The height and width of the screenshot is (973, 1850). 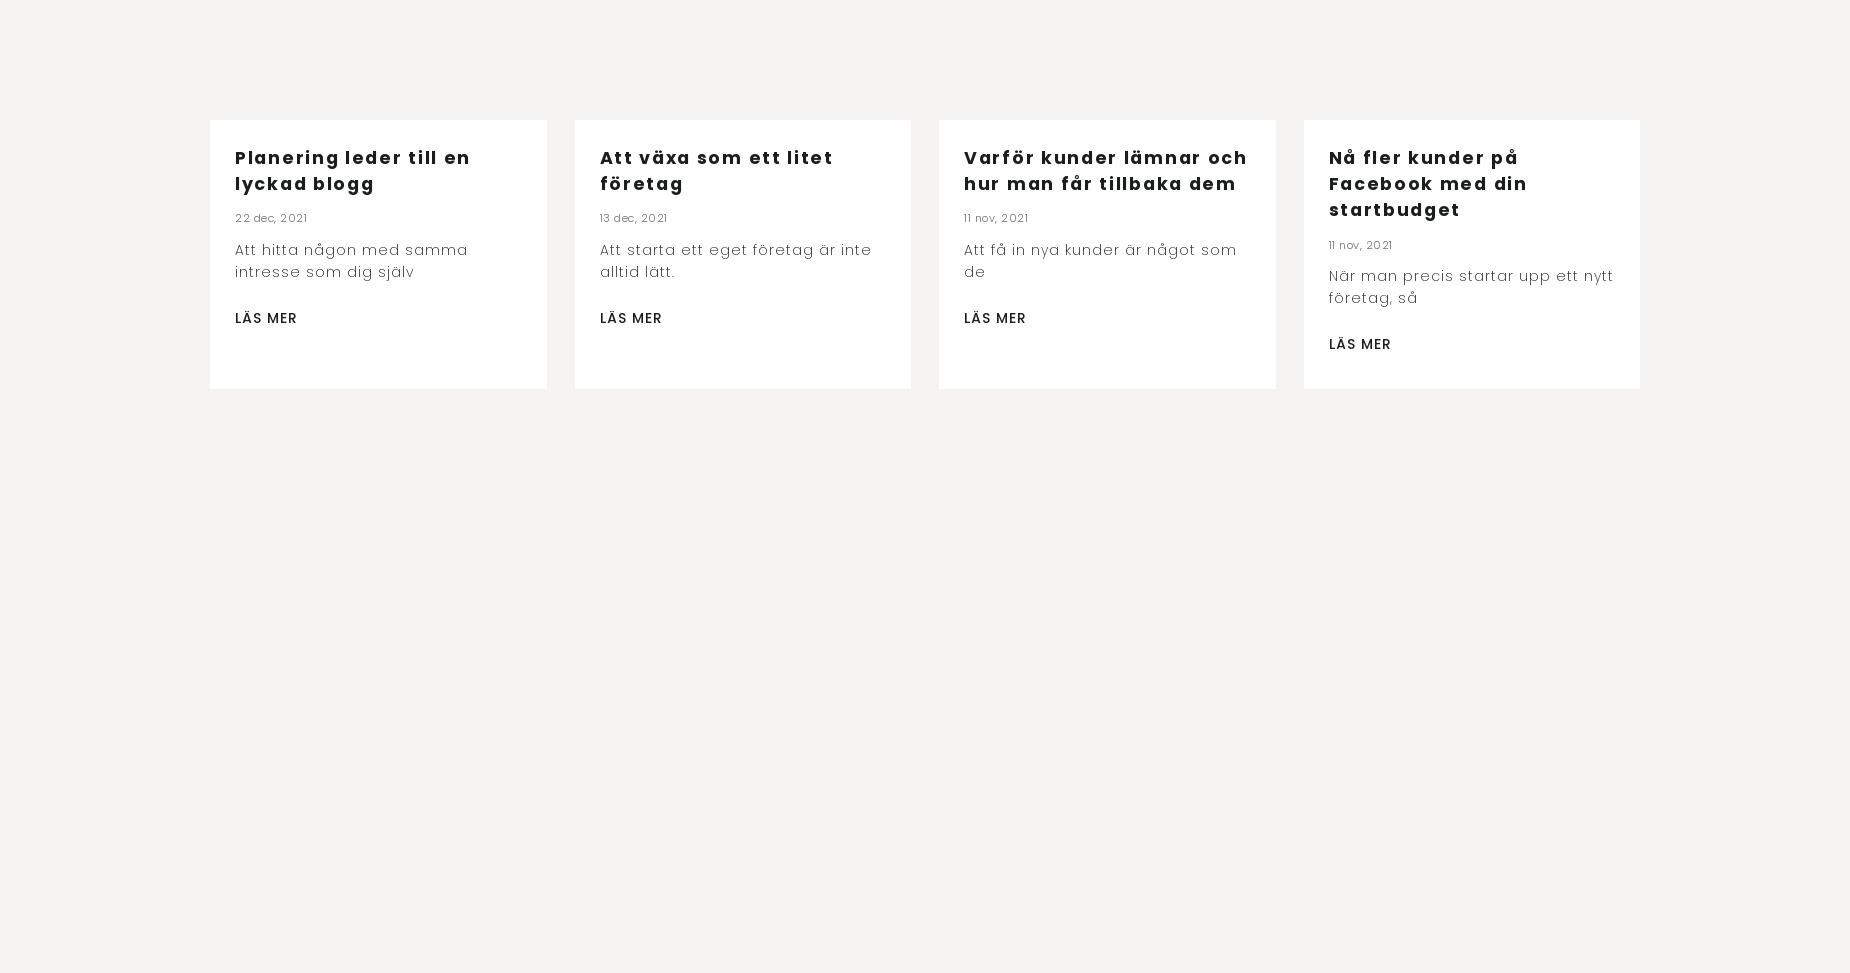 What do you see at coordinates (351, 170) in the screenshot?
I see `'Planering leder till en lyckad blogg'` at bounding box center [351, 170].